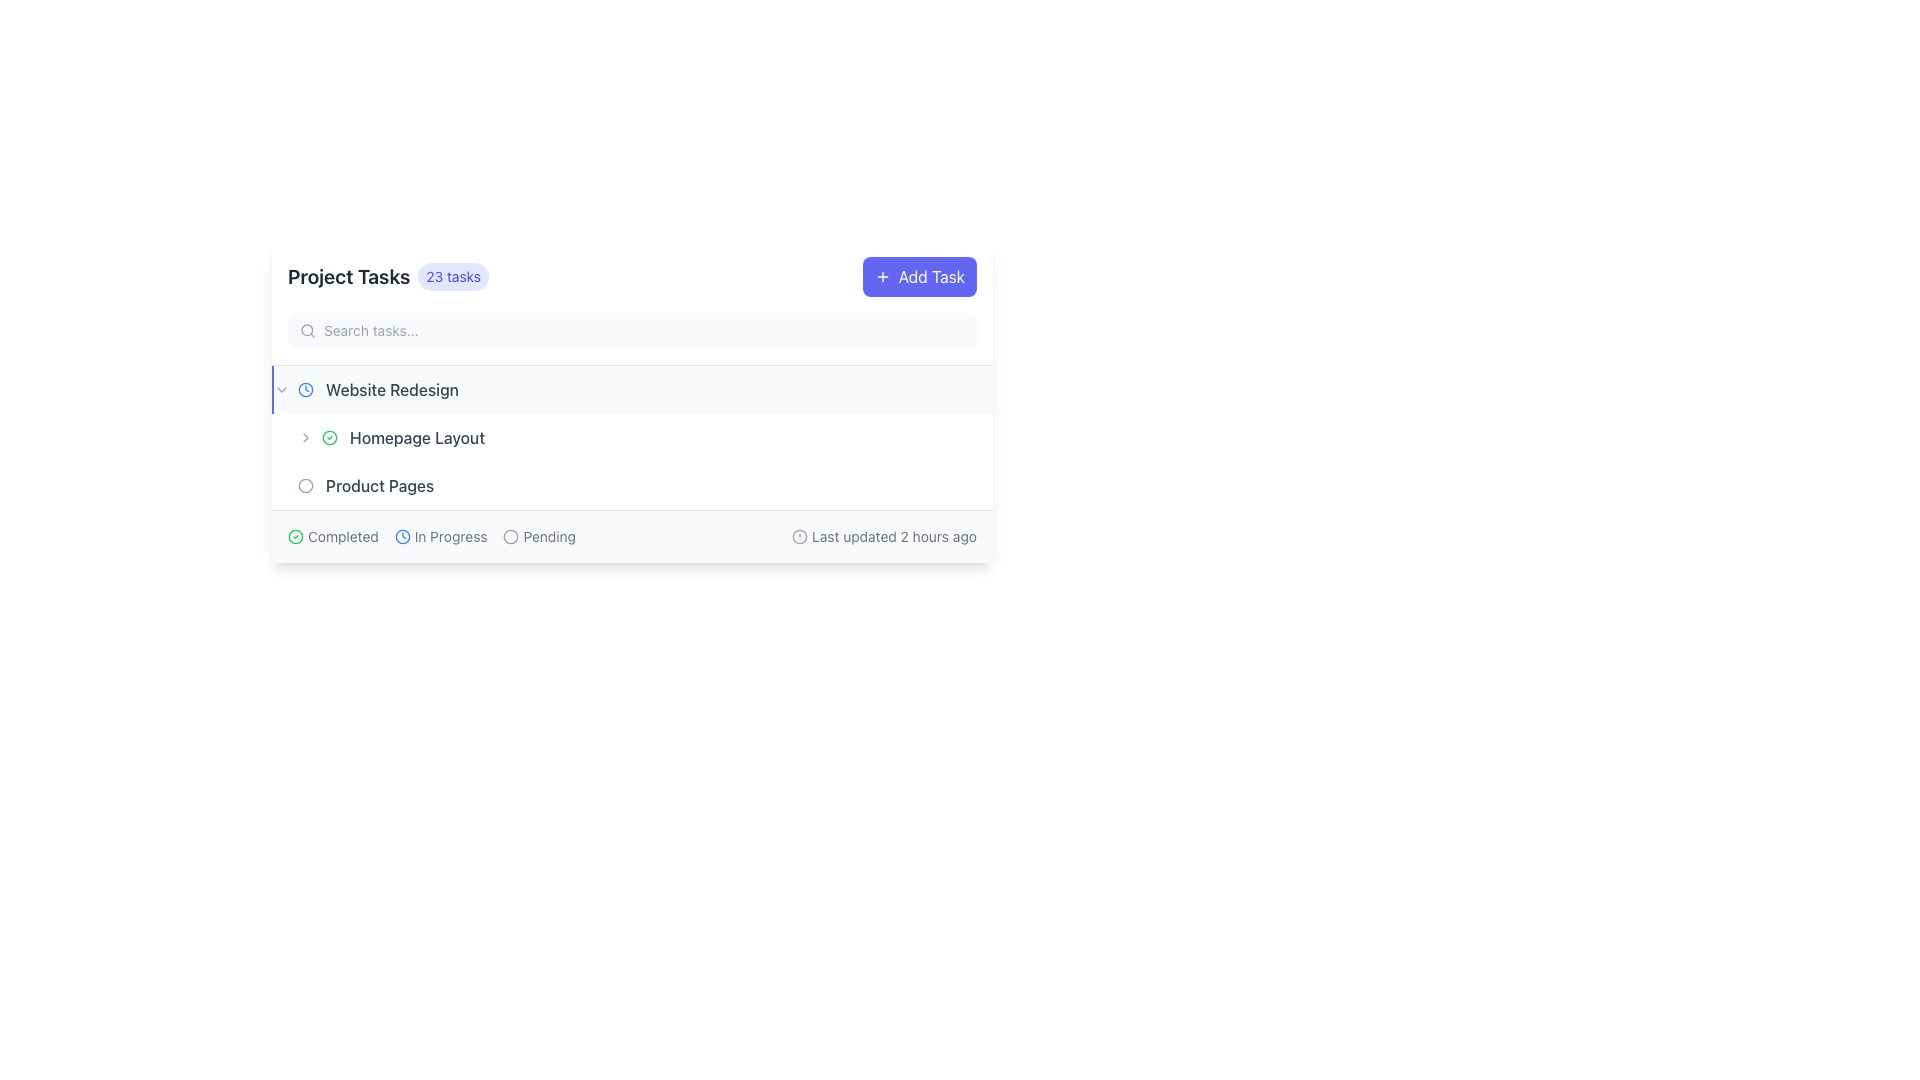 This screenshot has width=1920, height=1080. I want to click on the 'Product Pages' text label in the lower third of the vertical list under the 'Homepage Layout' section, so click(380, 486).